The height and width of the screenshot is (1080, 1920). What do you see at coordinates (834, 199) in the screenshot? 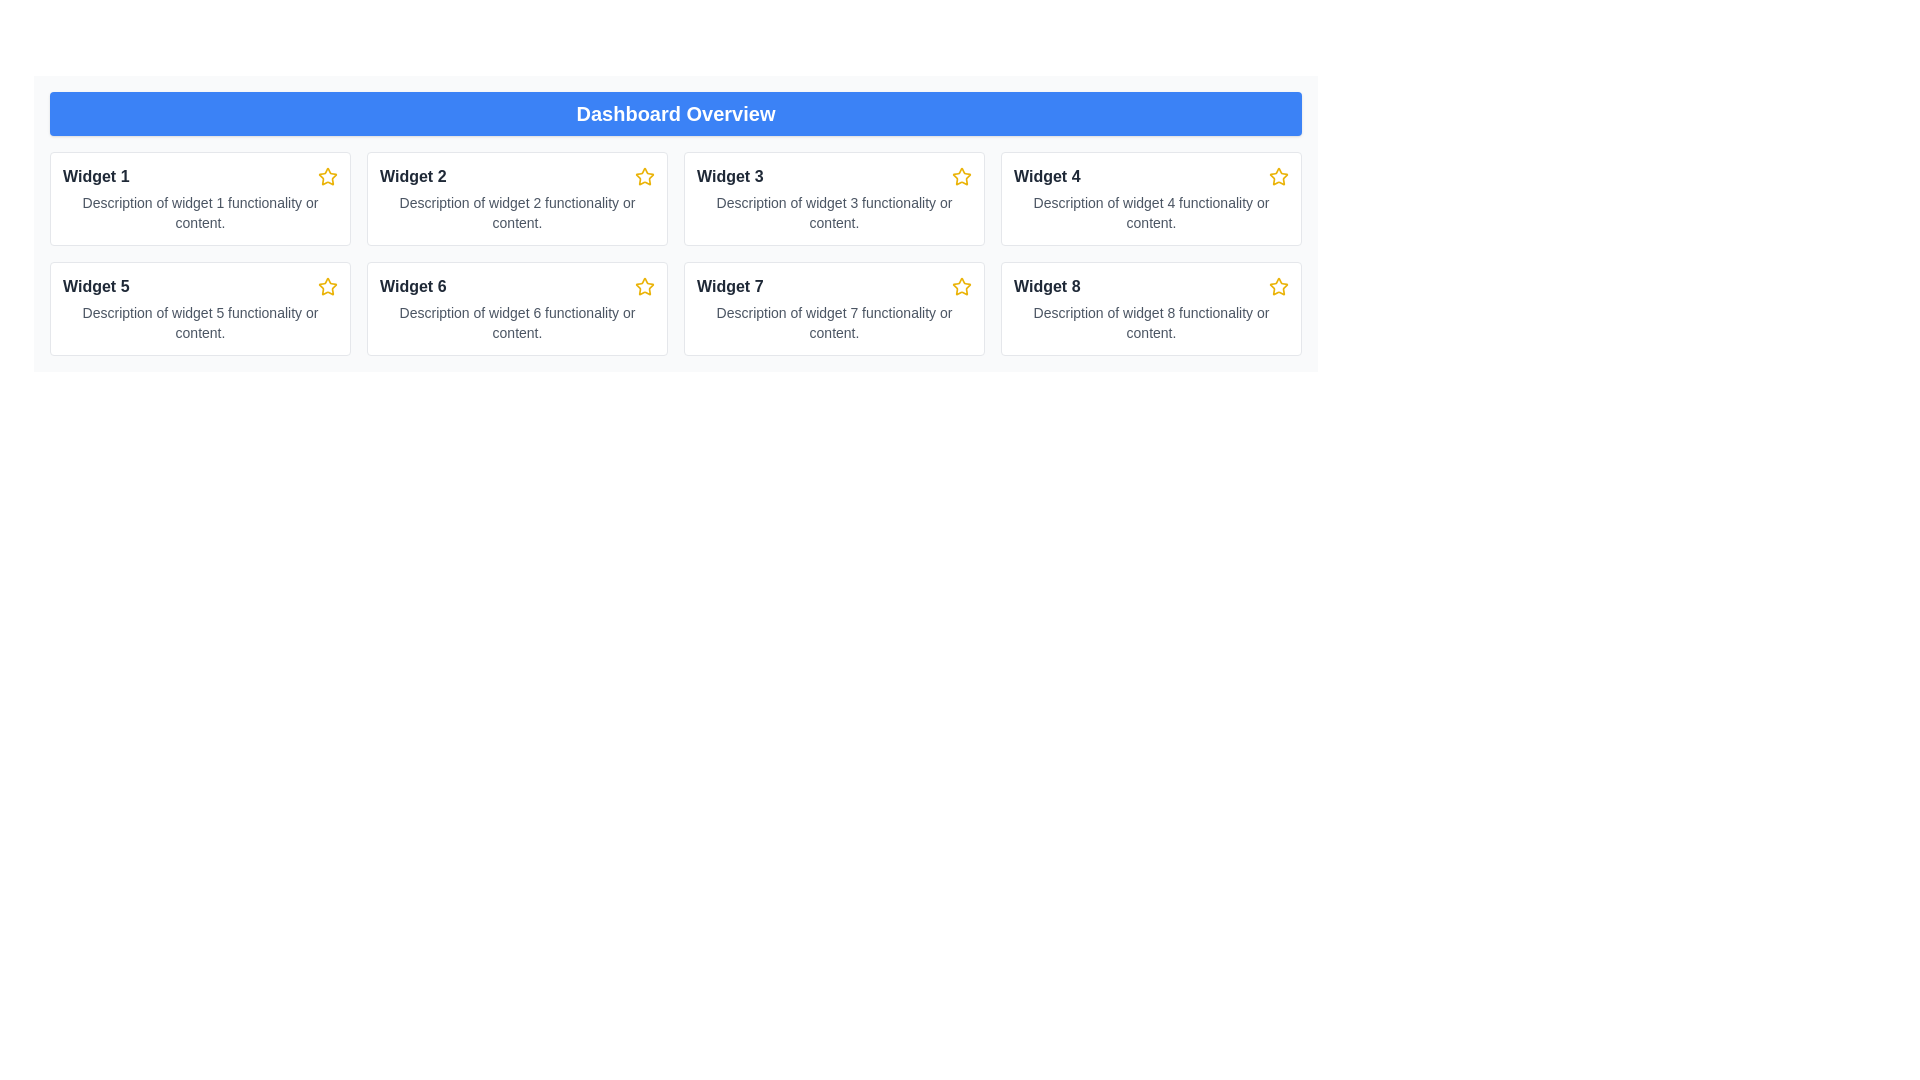
I see `the third card in the first row of the grid layout, which serves as an informational widget providing a title, description, and possibly a rating or favorite feature symbolized by a star icon` at bounding box center [834, 199].